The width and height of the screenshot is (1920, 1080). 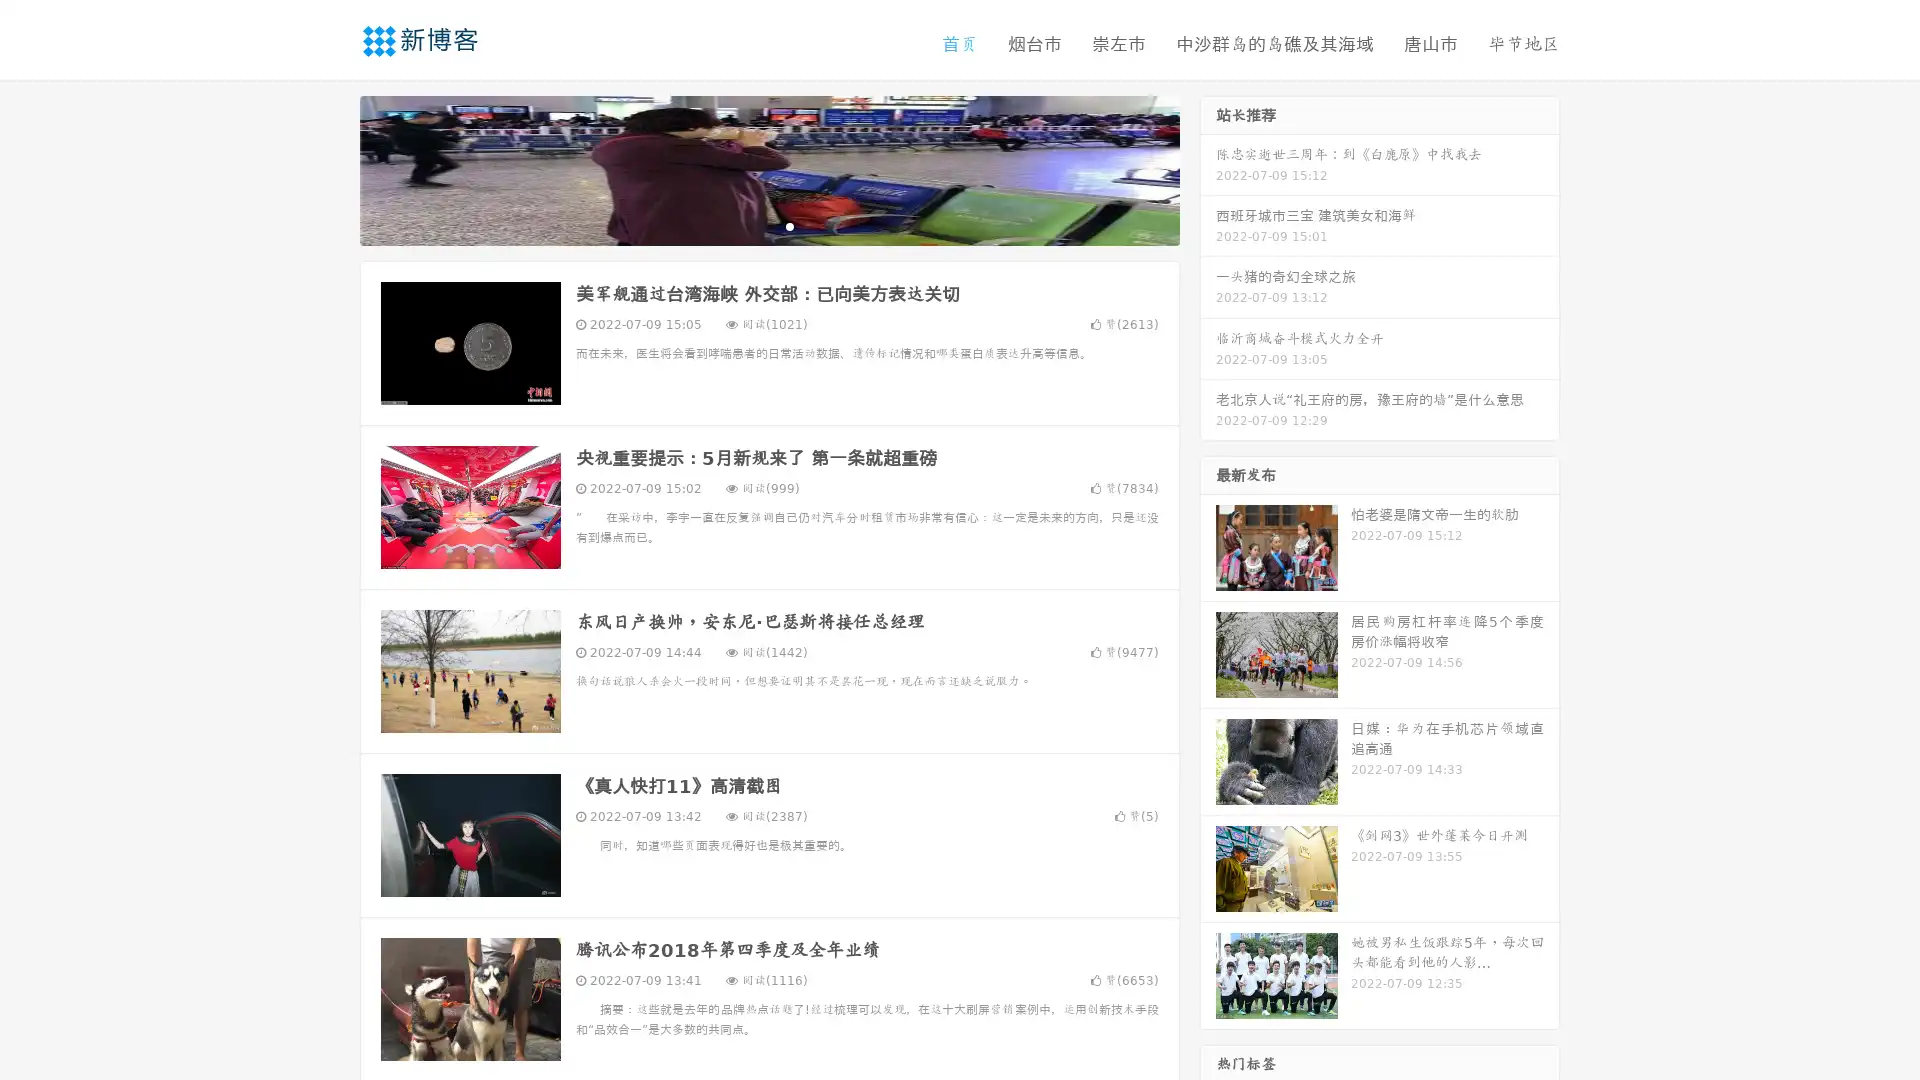 I want to click on Next slide, so click(x=1208, y=168).